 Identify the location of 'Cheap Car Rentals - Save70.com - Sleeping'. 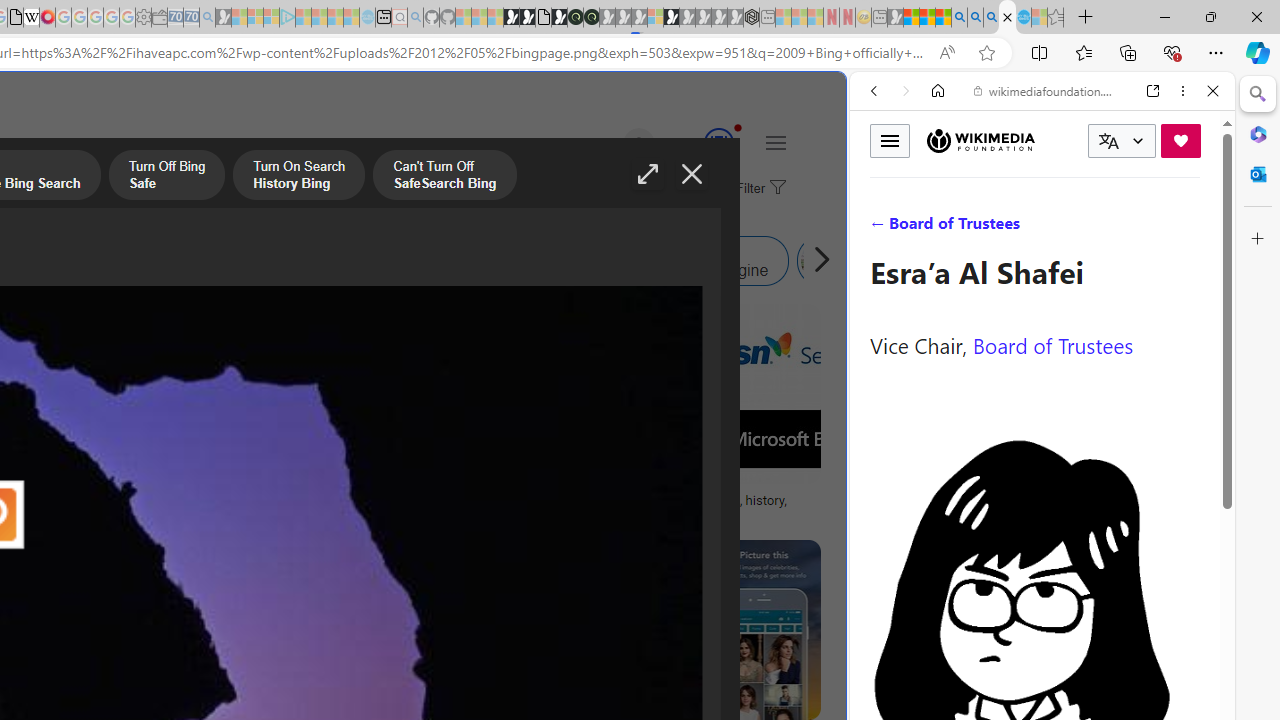
(191, 17).